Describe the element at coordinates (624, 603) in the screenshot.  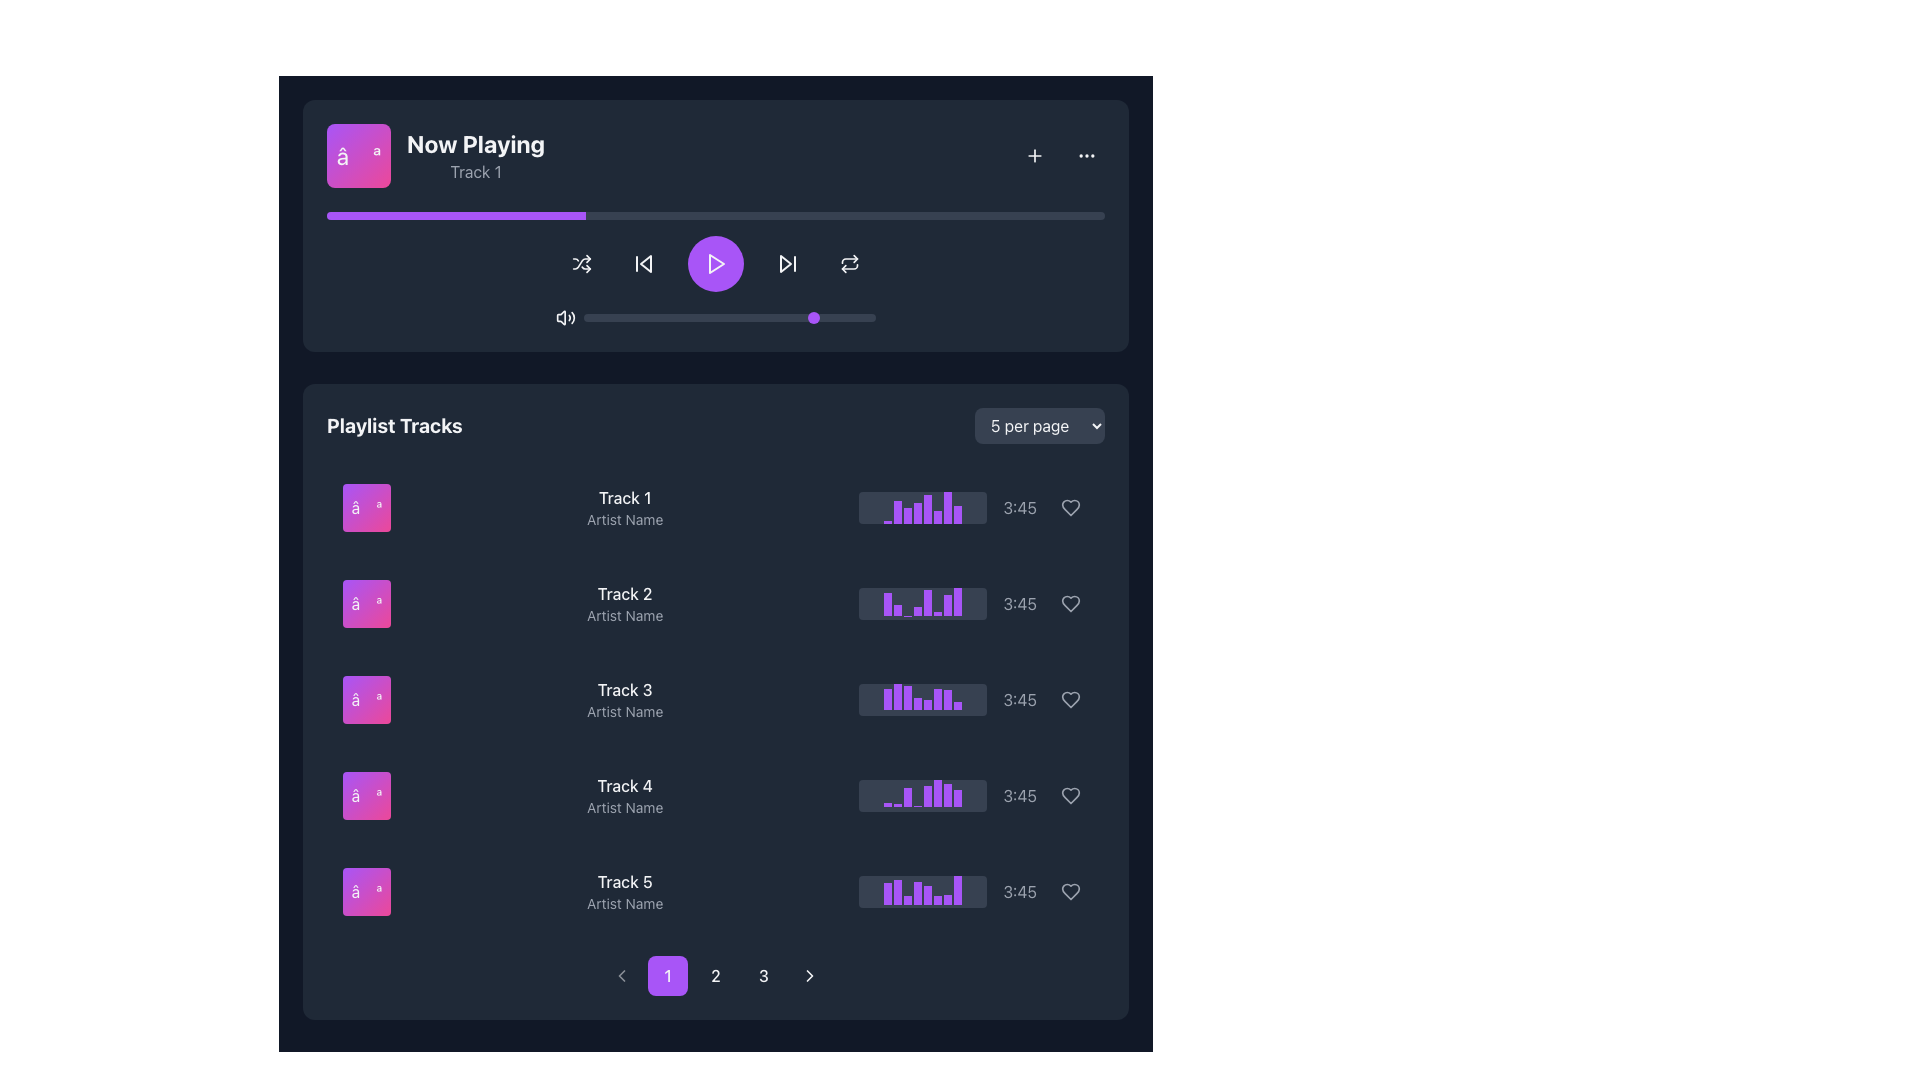
I see `the Text Display element that shows the title 'Track 2' and the artist name below it, which is the second entry in the playlist section` at that location.